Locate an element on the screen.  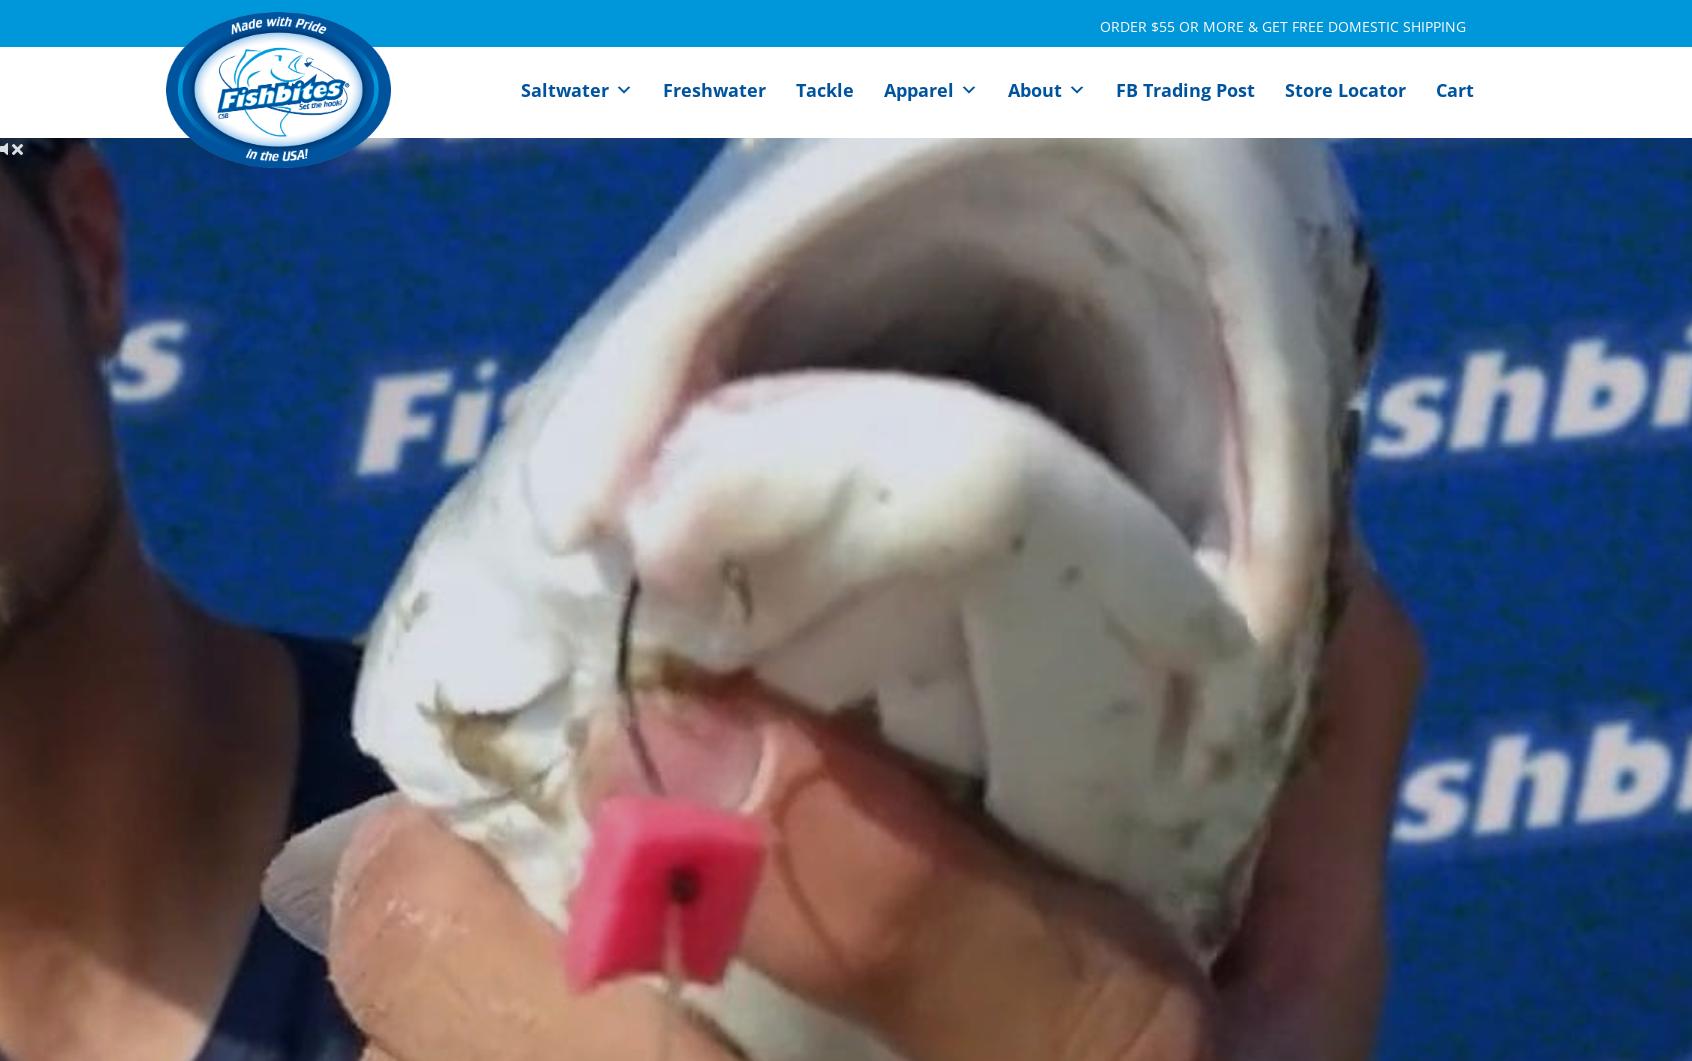
'About' is located at coordinates (1033, 89).